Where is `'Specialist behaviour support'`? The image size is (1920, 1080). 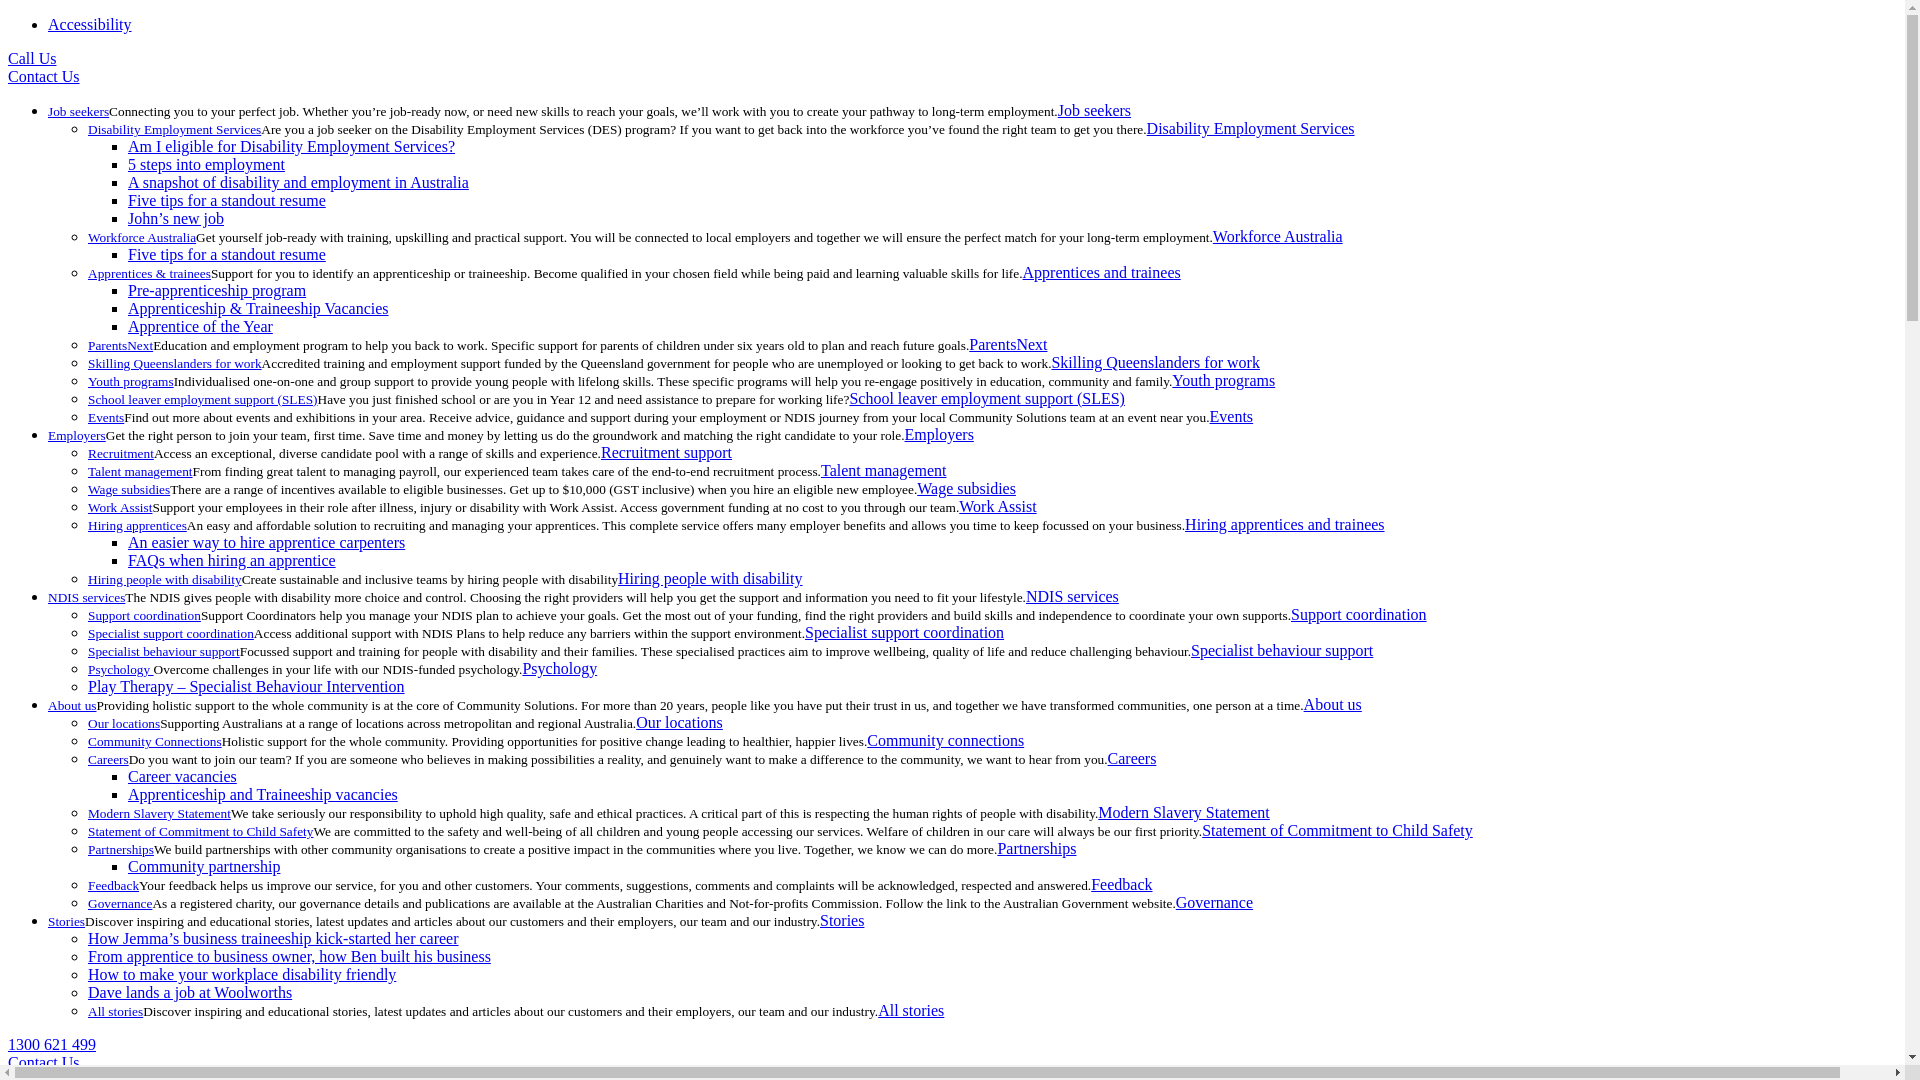
'Specialist behaviour support' is located at coordinates (1281, 650).